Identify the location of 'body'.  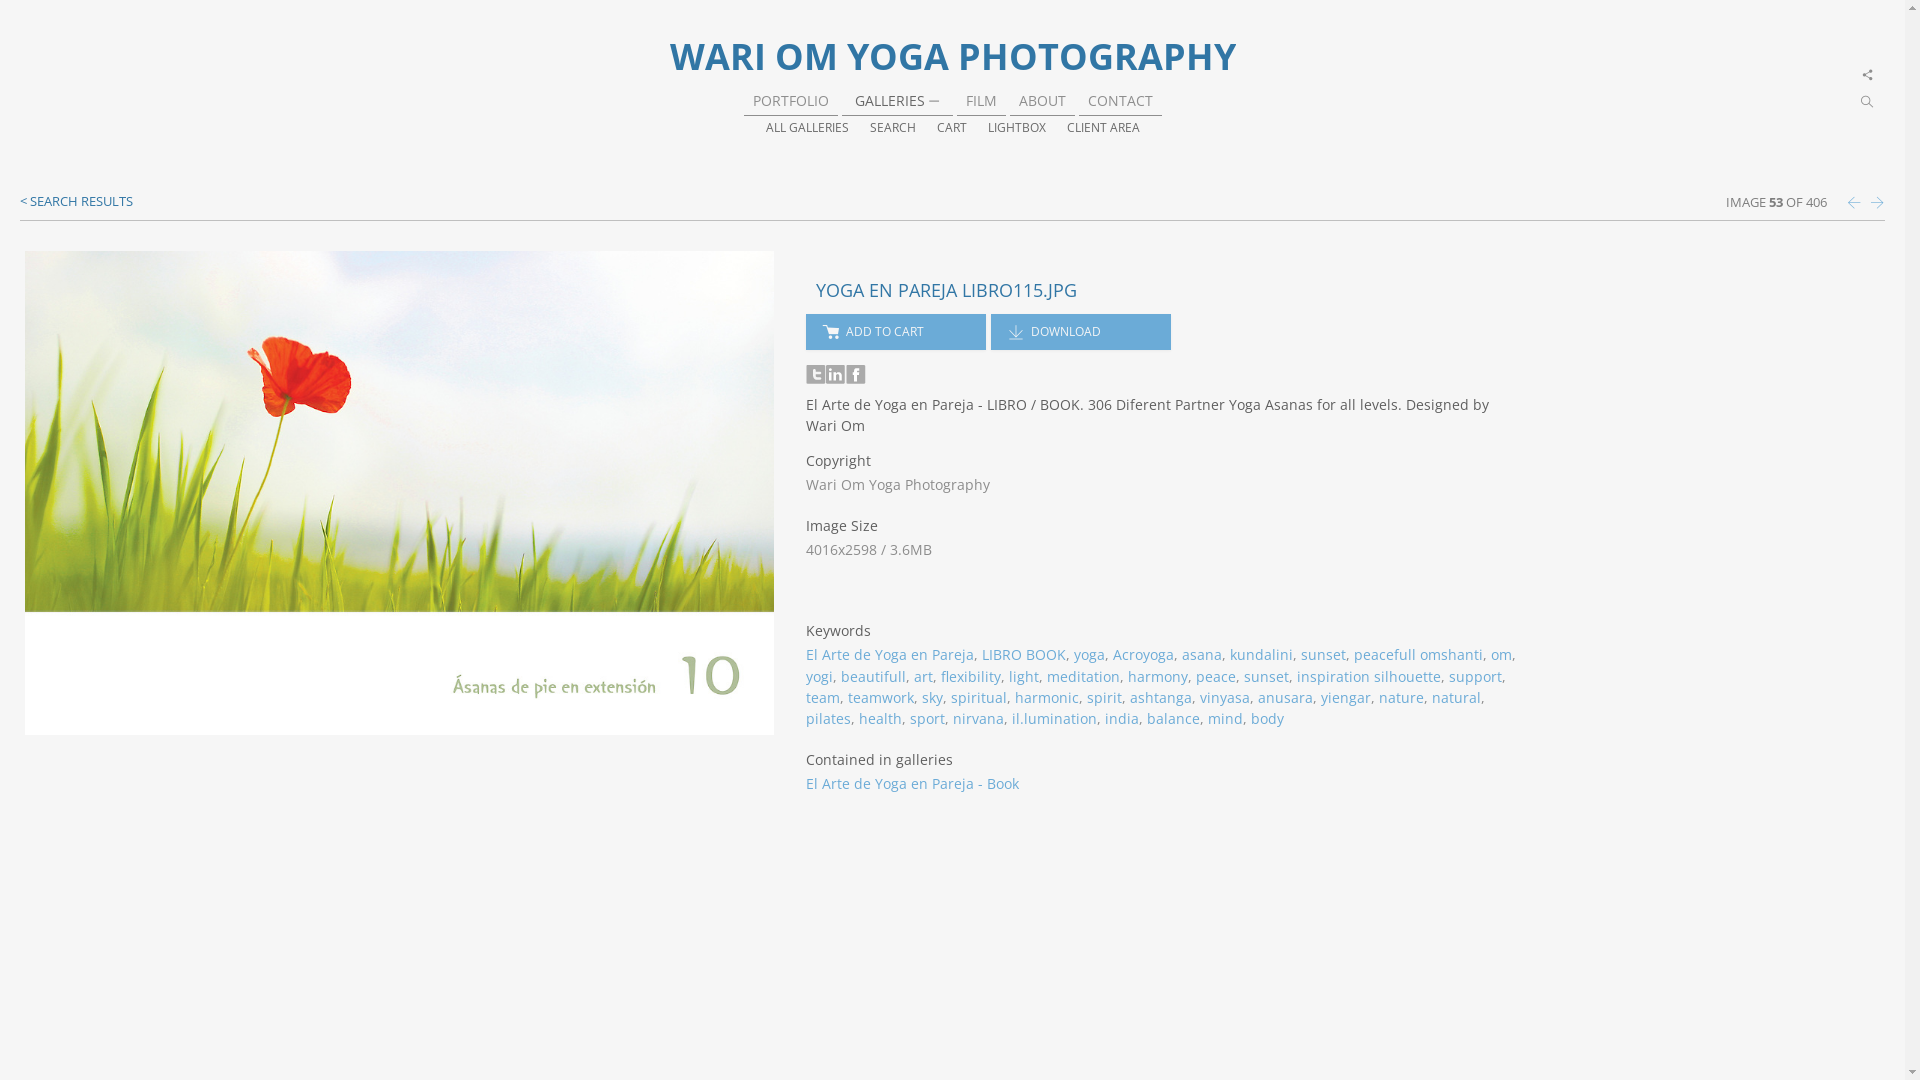
(1266, 717).